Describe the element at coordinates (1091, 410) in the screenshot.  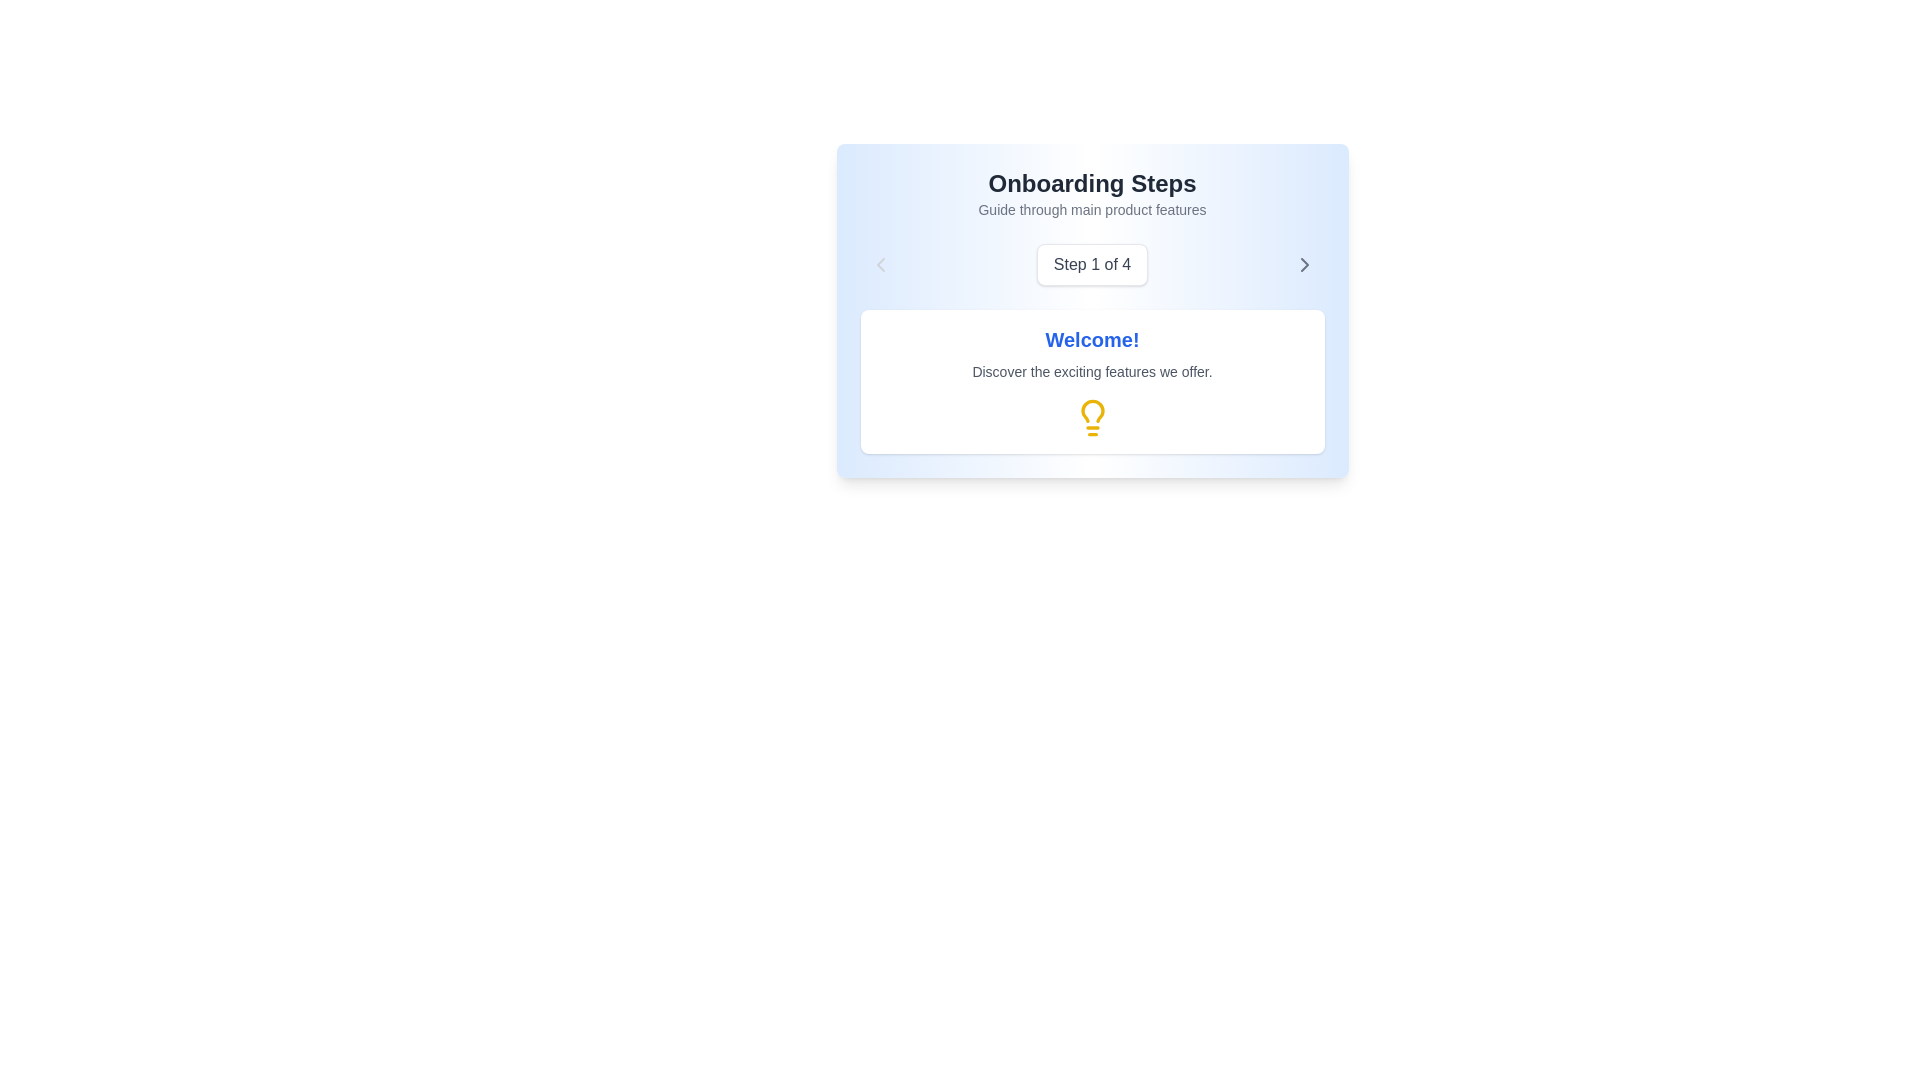
I see `the topmost segment of the lightbulb icon located centrally within the onboarding card beneath the text 'Welcome!'` at that location.